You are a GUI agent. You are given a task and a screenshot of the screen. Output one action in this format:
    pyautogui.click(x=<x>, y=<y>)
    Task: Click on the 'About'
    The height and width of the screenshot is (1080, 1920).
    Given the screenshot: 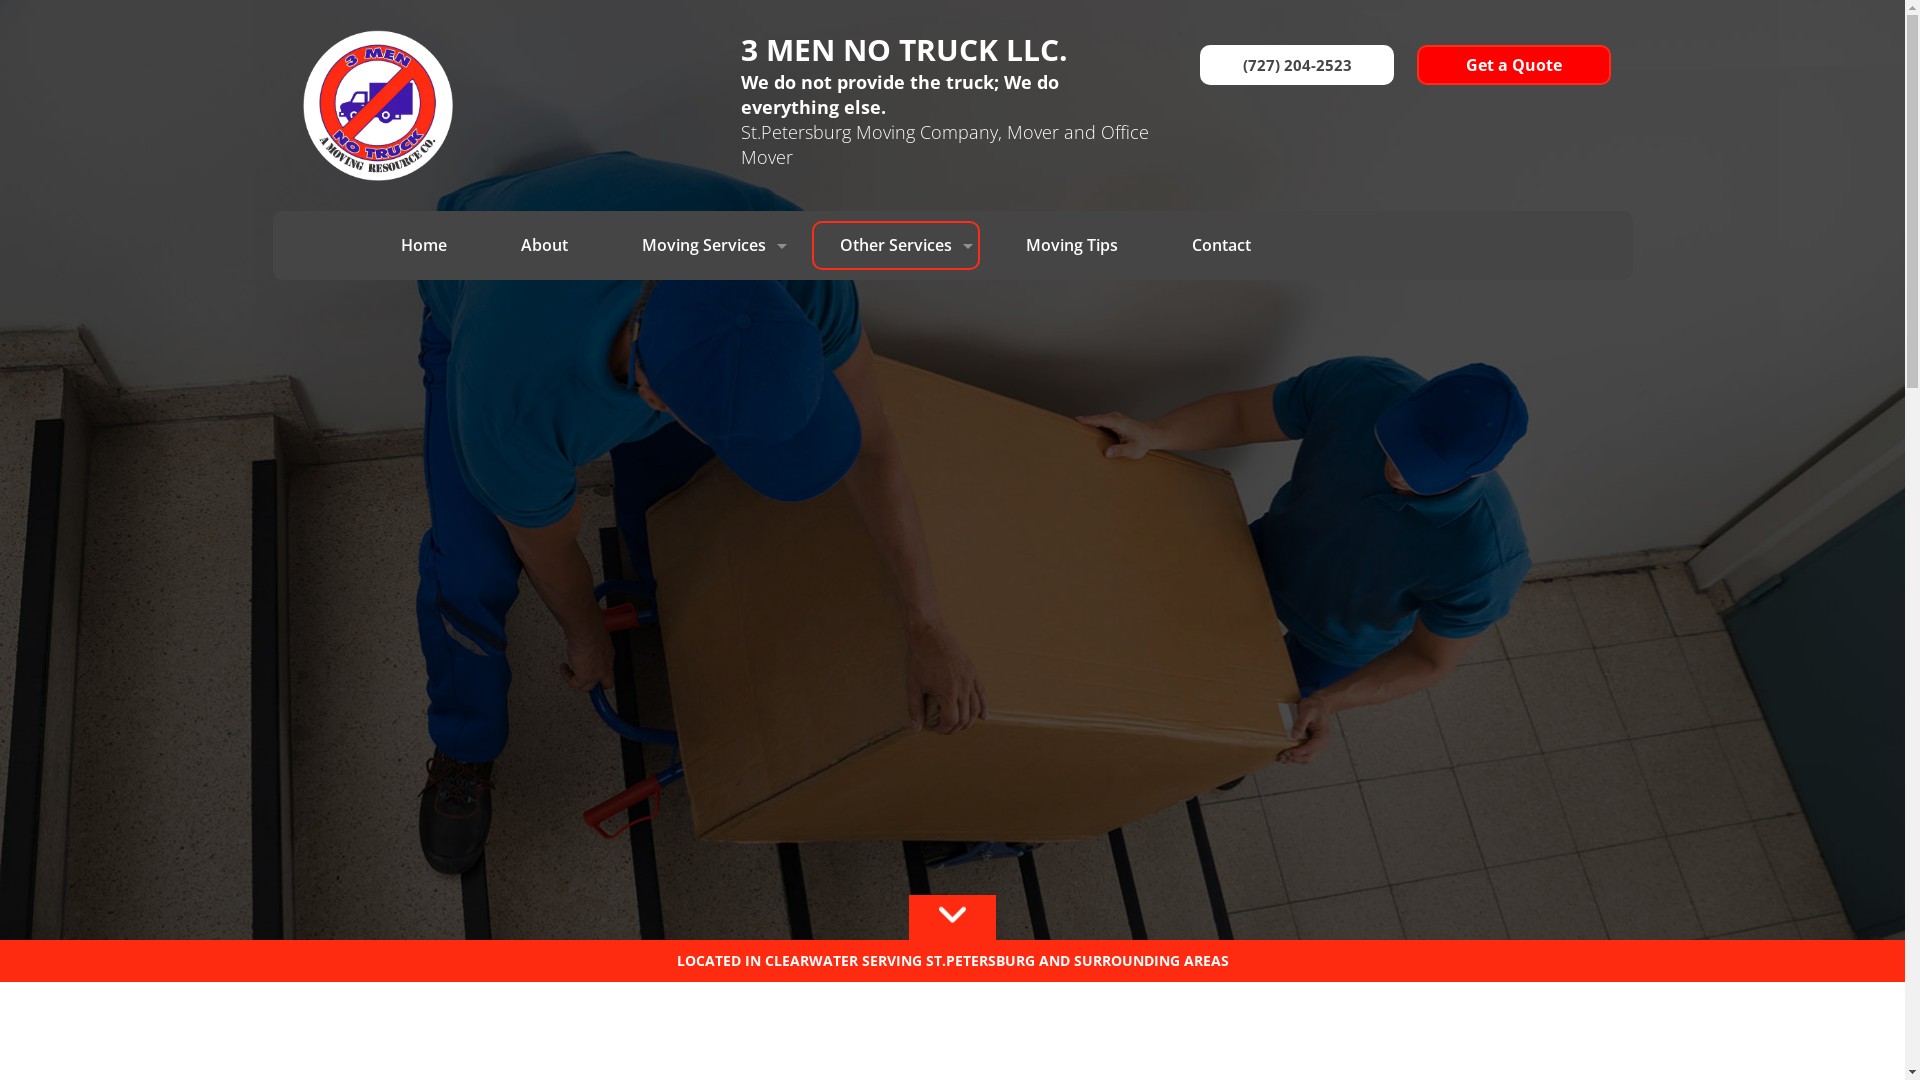 What is the action you would take?
    pyautogui.click(x=544, y=244)
    